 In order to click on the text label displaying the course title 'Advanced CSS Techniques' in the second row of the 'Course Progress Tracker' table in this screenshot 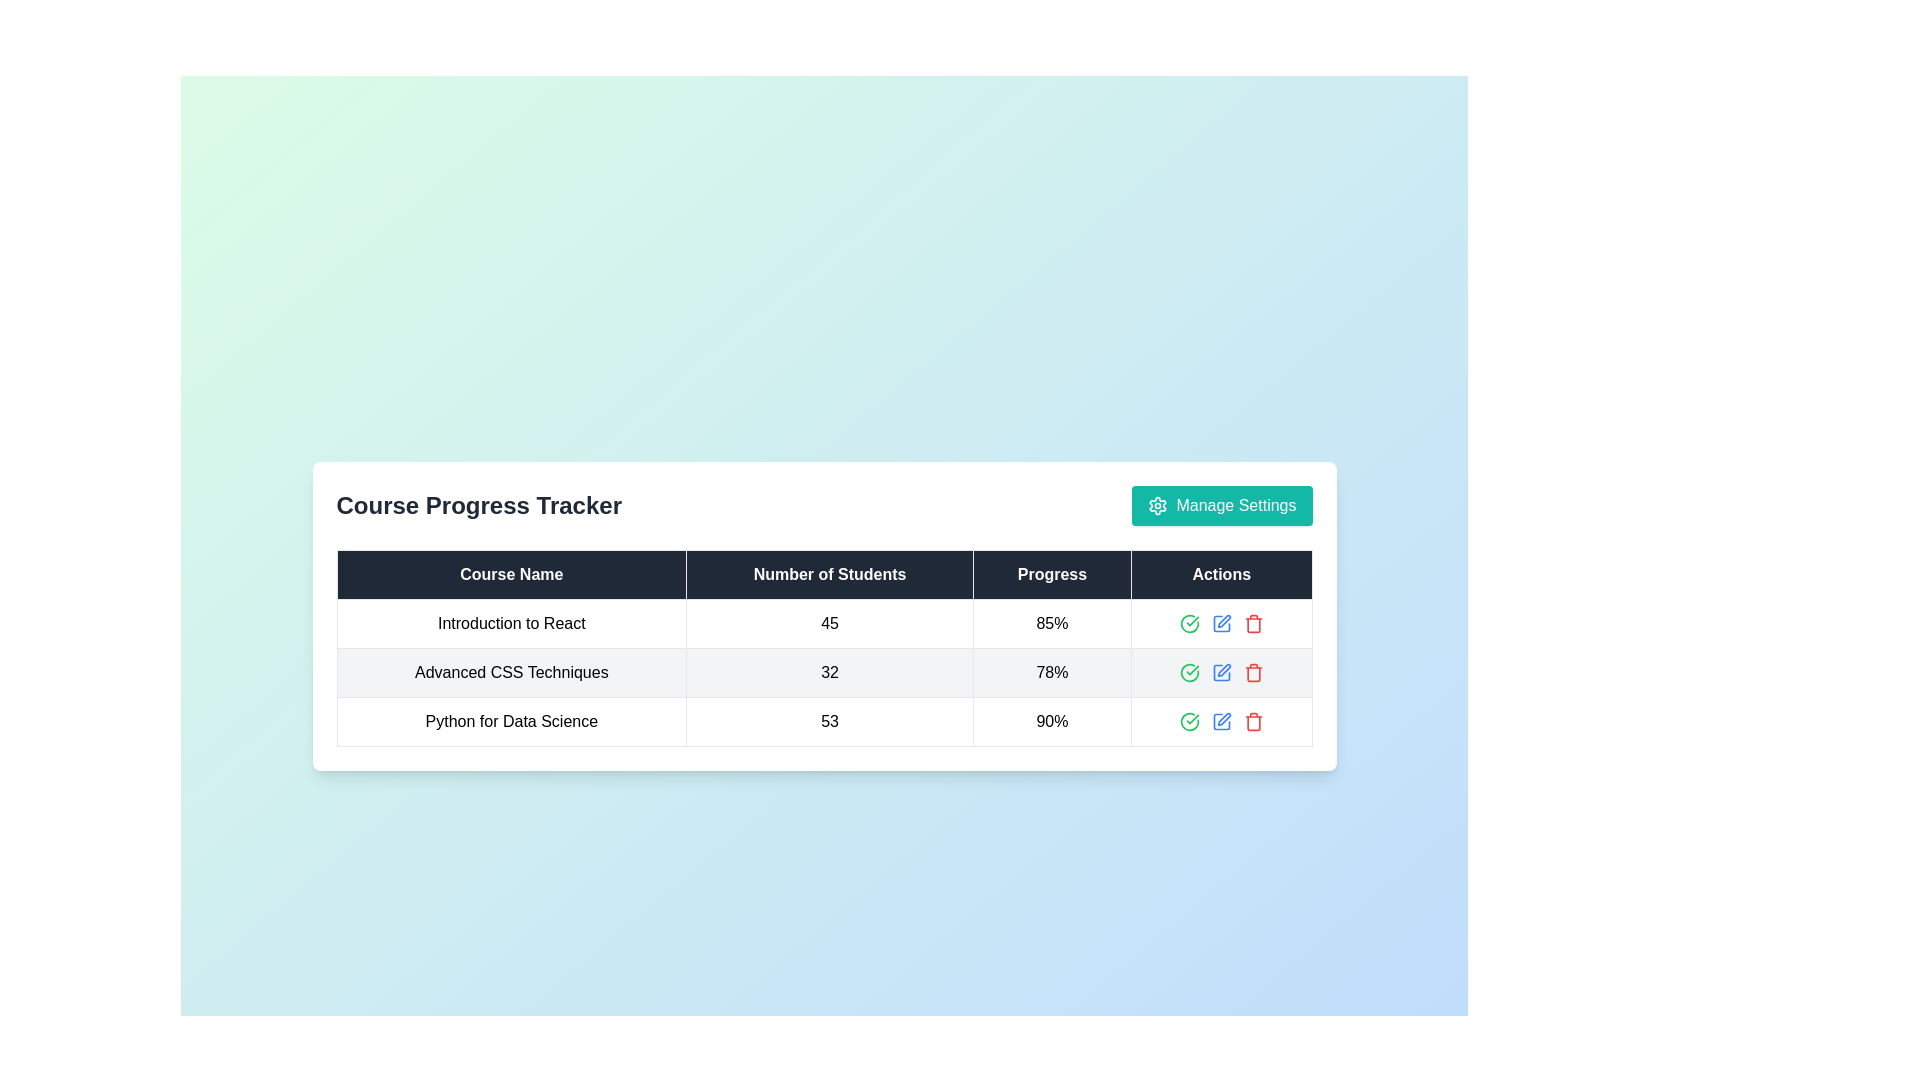, I will do `click(511, 672)`.